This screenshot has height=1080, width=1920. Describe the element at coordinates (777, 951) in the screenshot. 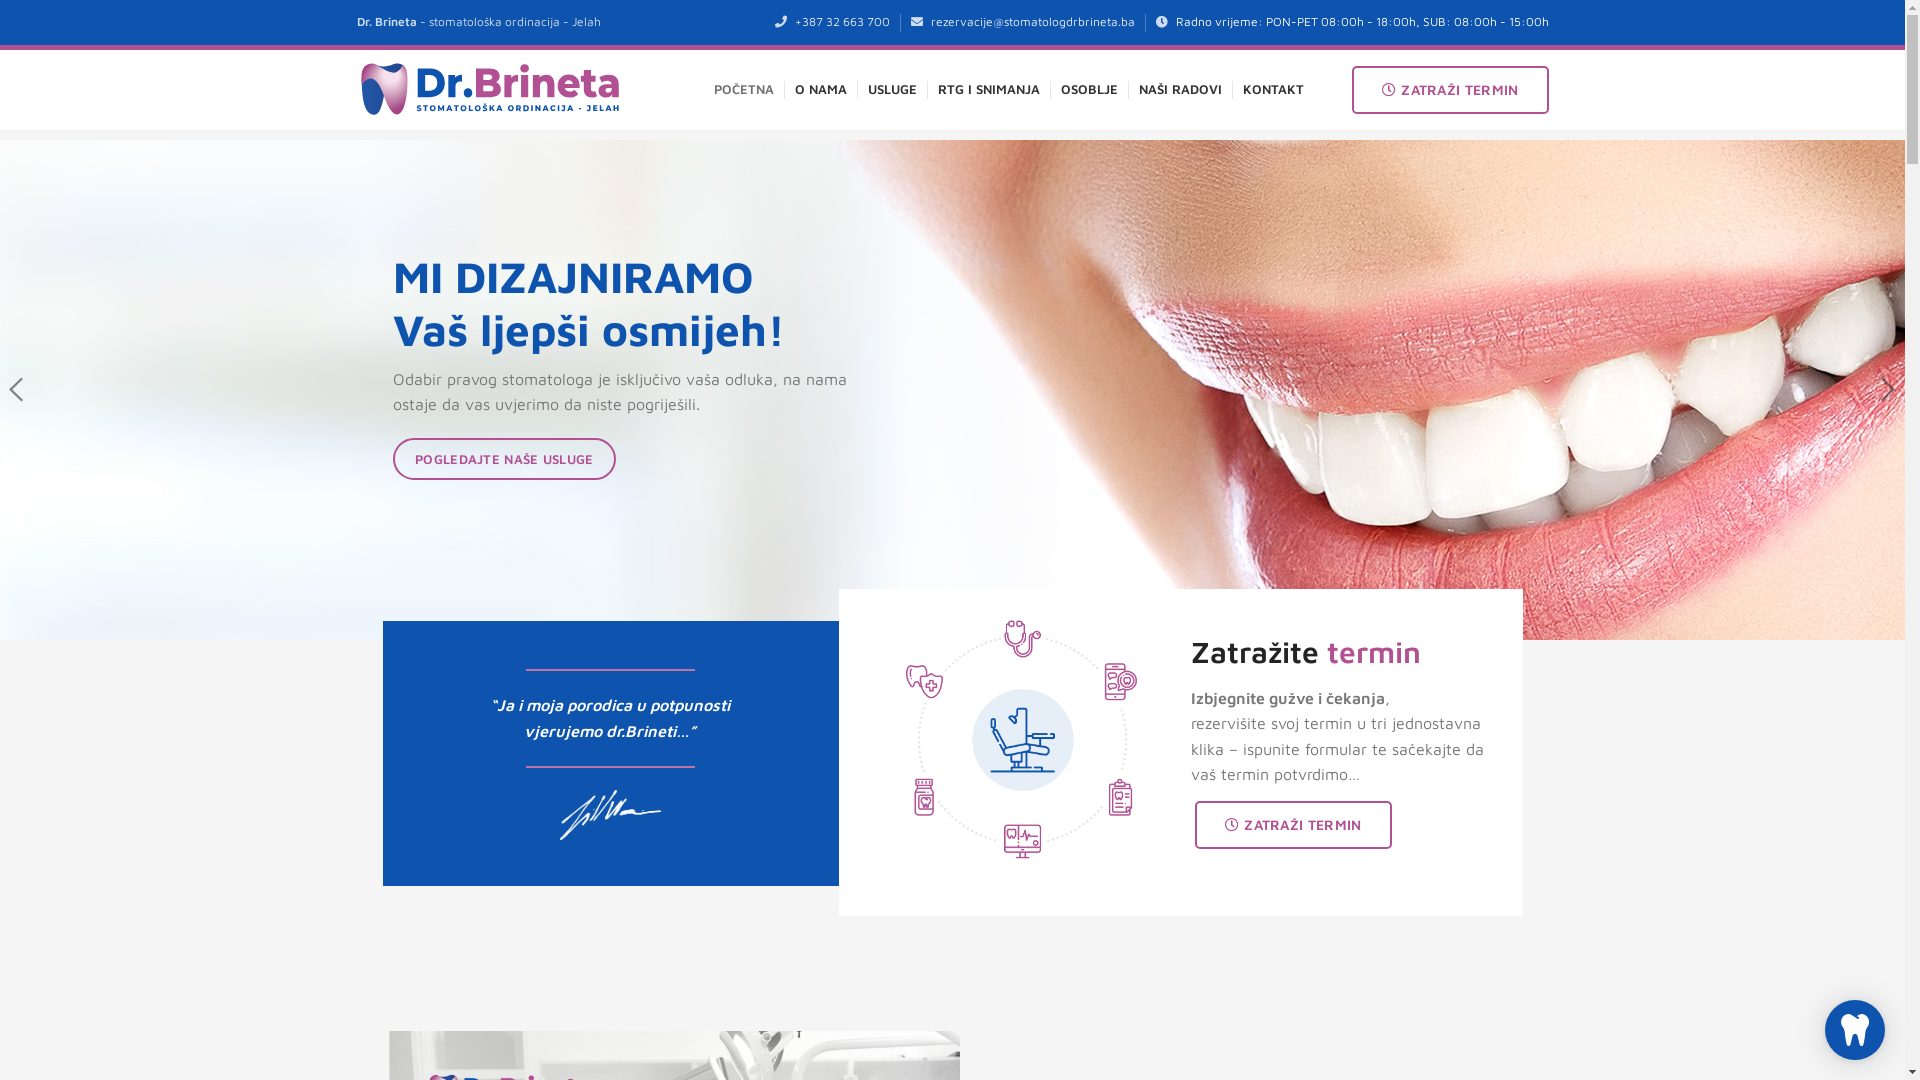

I see `'KONTAKT'` at that location.